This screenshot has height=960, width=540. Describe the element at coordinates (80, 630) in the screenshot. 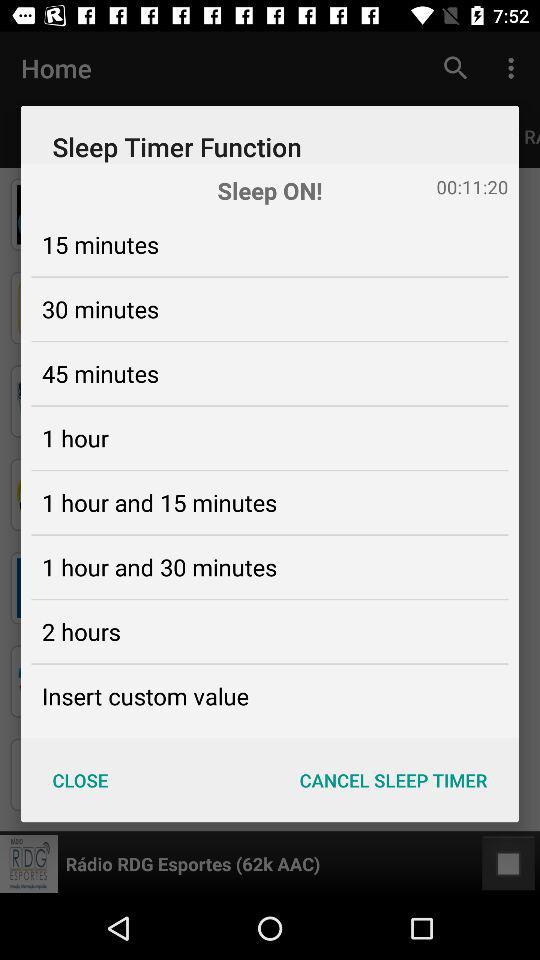

I see `2 hours item` at that location.